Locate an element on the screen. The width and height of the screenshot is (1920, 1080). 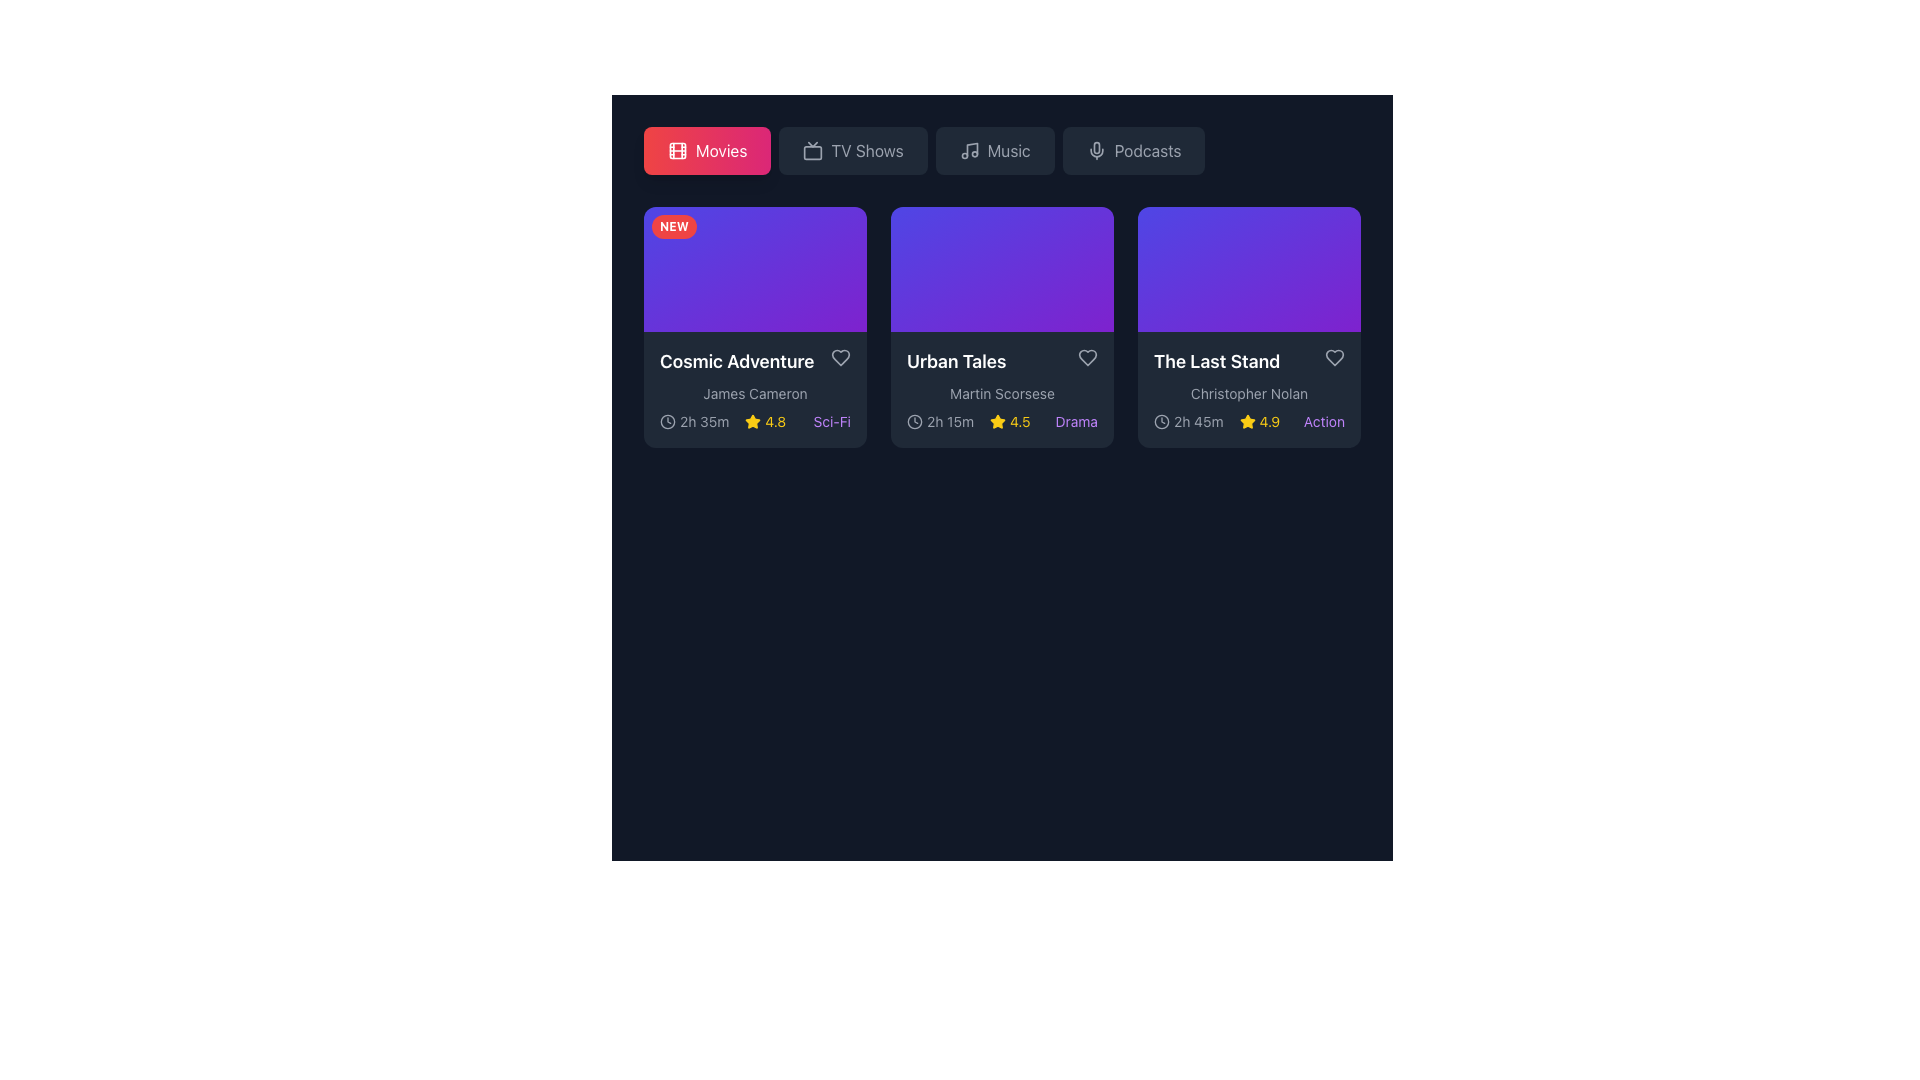
the 'TV Shows' button in the navigation menu, which includes an icon representing the section is located at coordinates (813, 149).